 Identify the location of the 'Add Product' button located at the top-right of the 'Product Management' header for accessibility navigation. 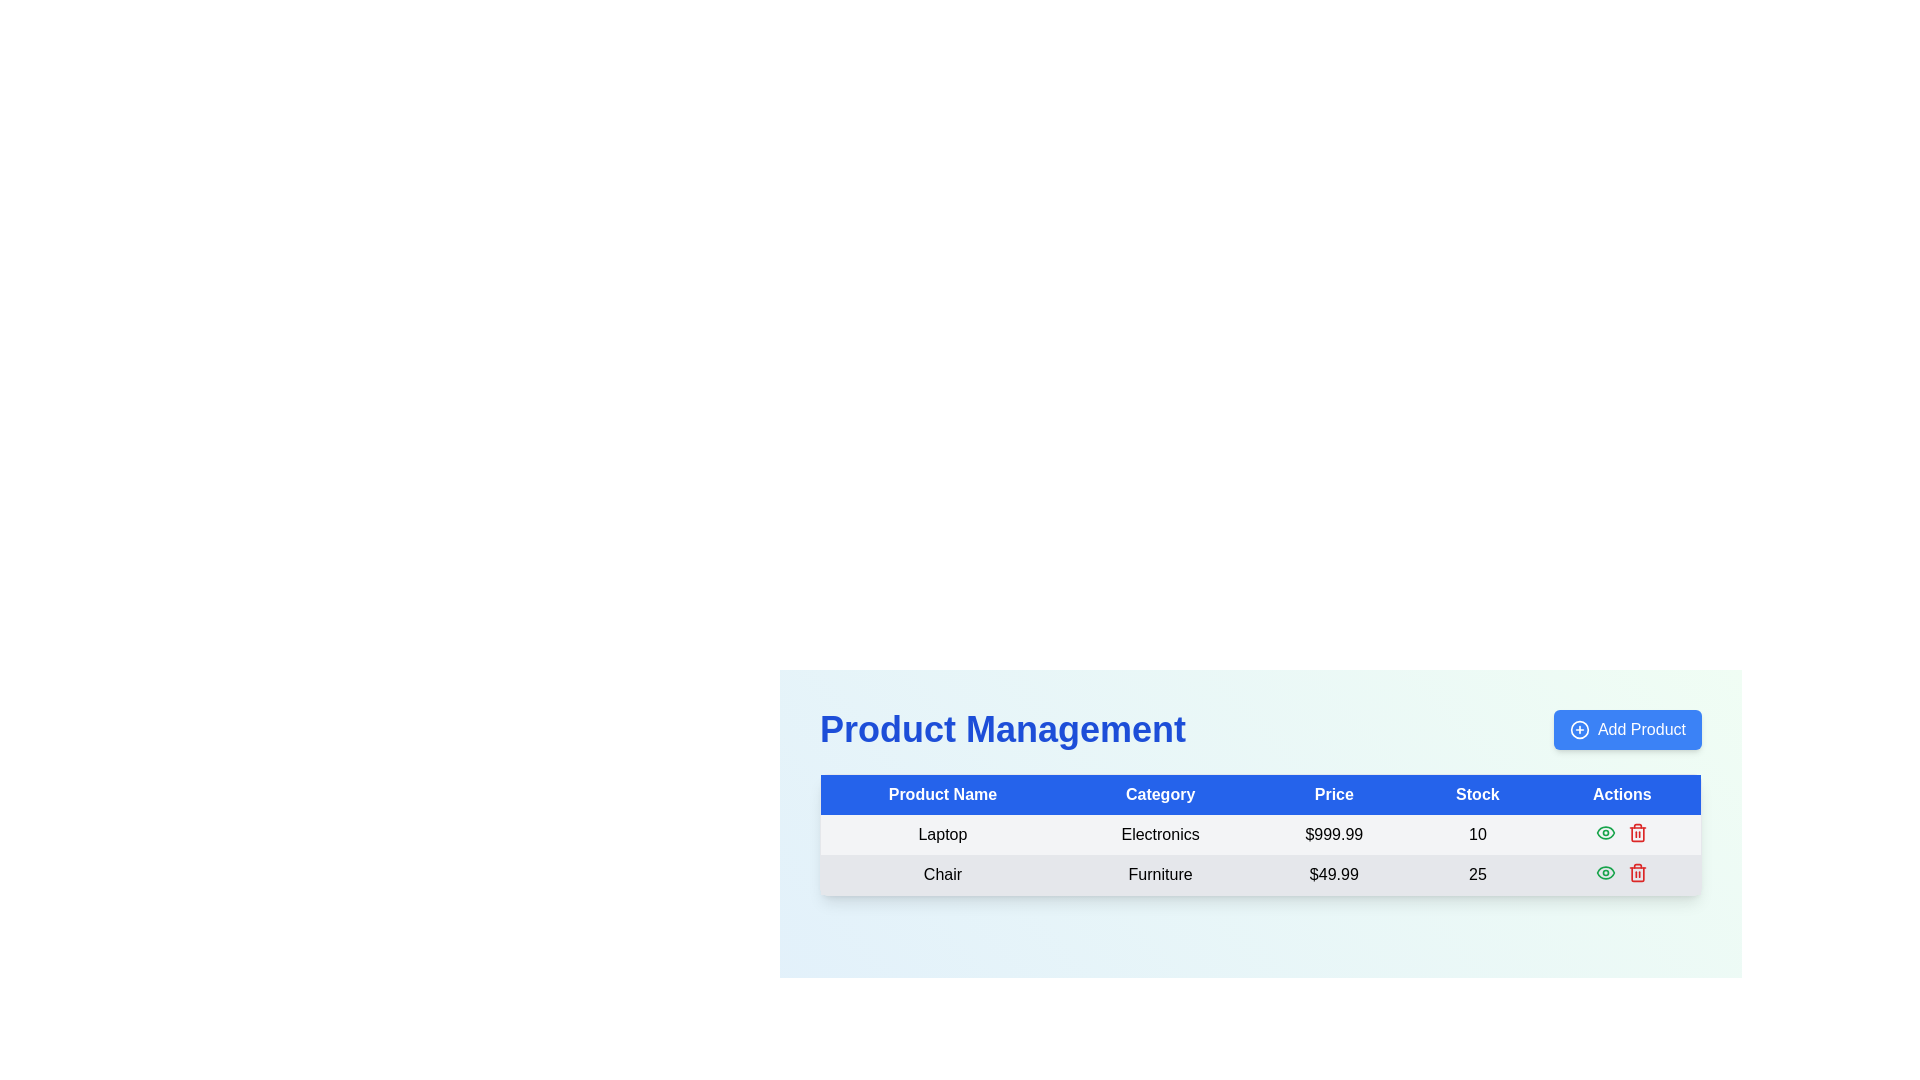
(1627, 729).